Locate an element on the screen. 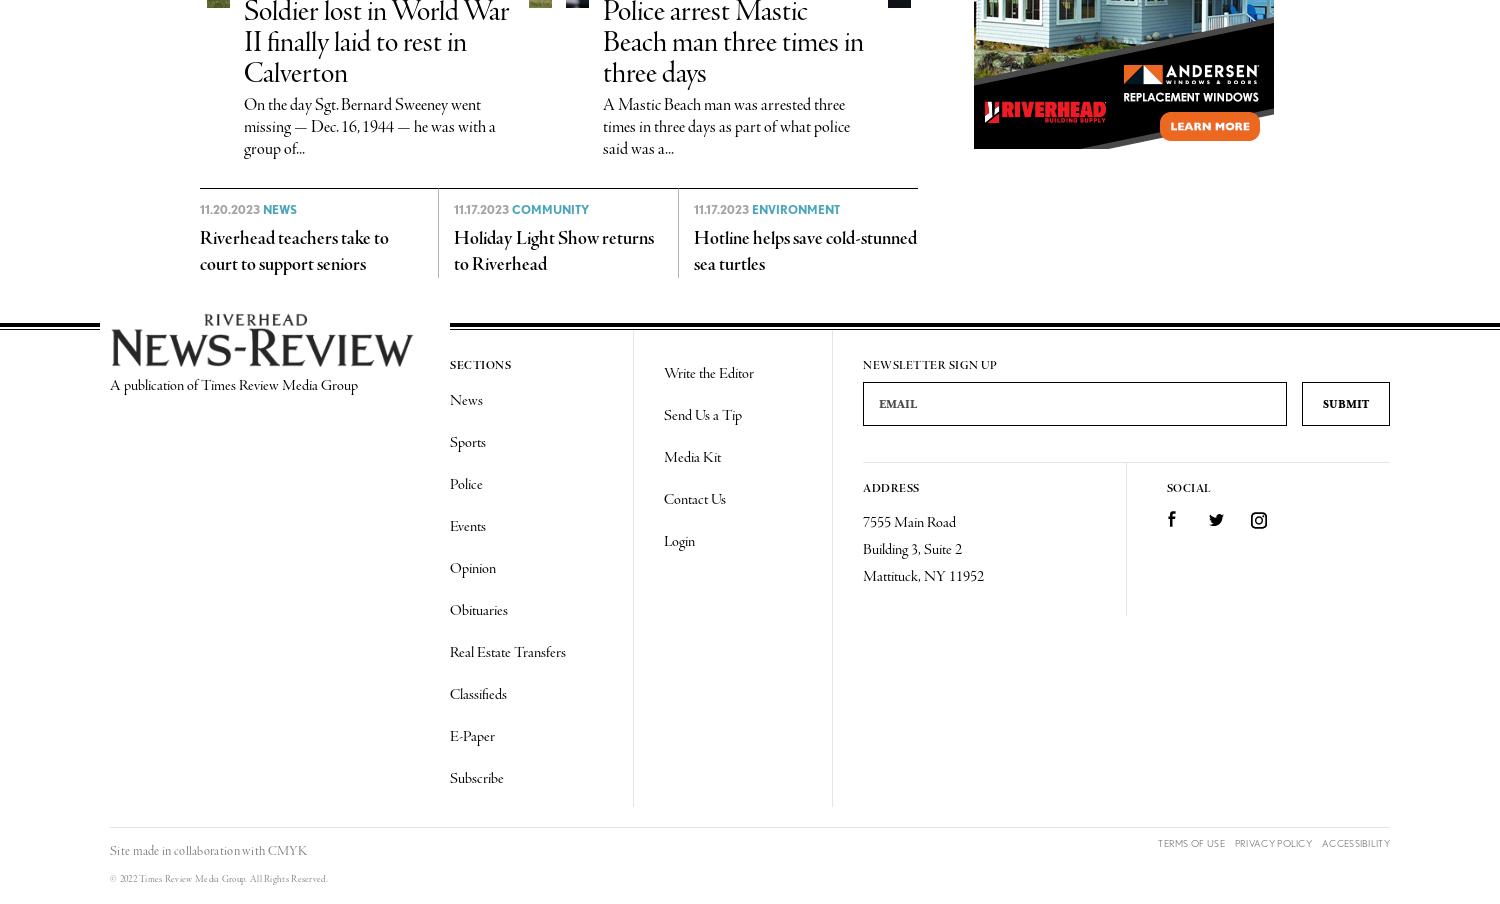 The width and height of the screenshot is (1500, 904). 'Environment' is located at coordinates (795, 209).